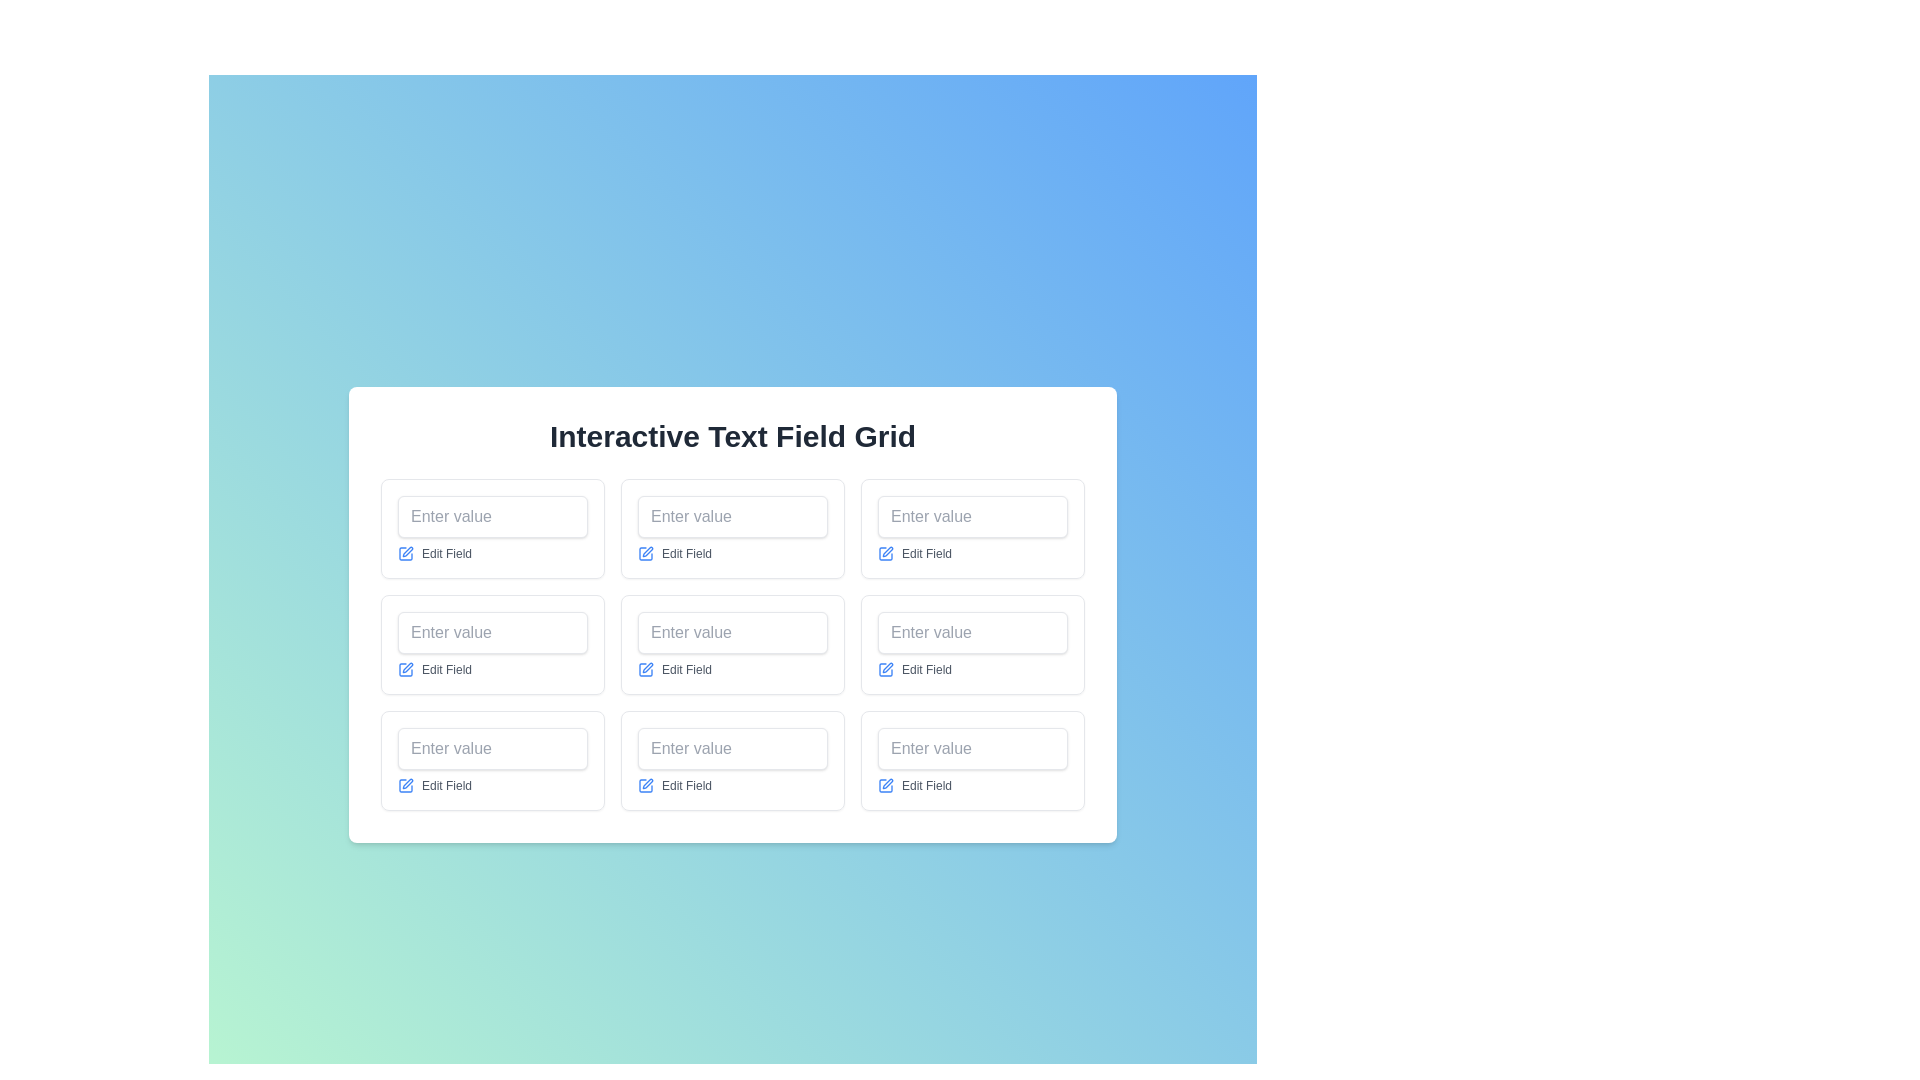 The image size is (1920, 1080). What do you see at coordinates (407, 551) in the screenshot?
I see `the colored pen icon located beside the 'Edit Field' input in the top-left corner of the grid's cell` at bounding box center [407, 551].